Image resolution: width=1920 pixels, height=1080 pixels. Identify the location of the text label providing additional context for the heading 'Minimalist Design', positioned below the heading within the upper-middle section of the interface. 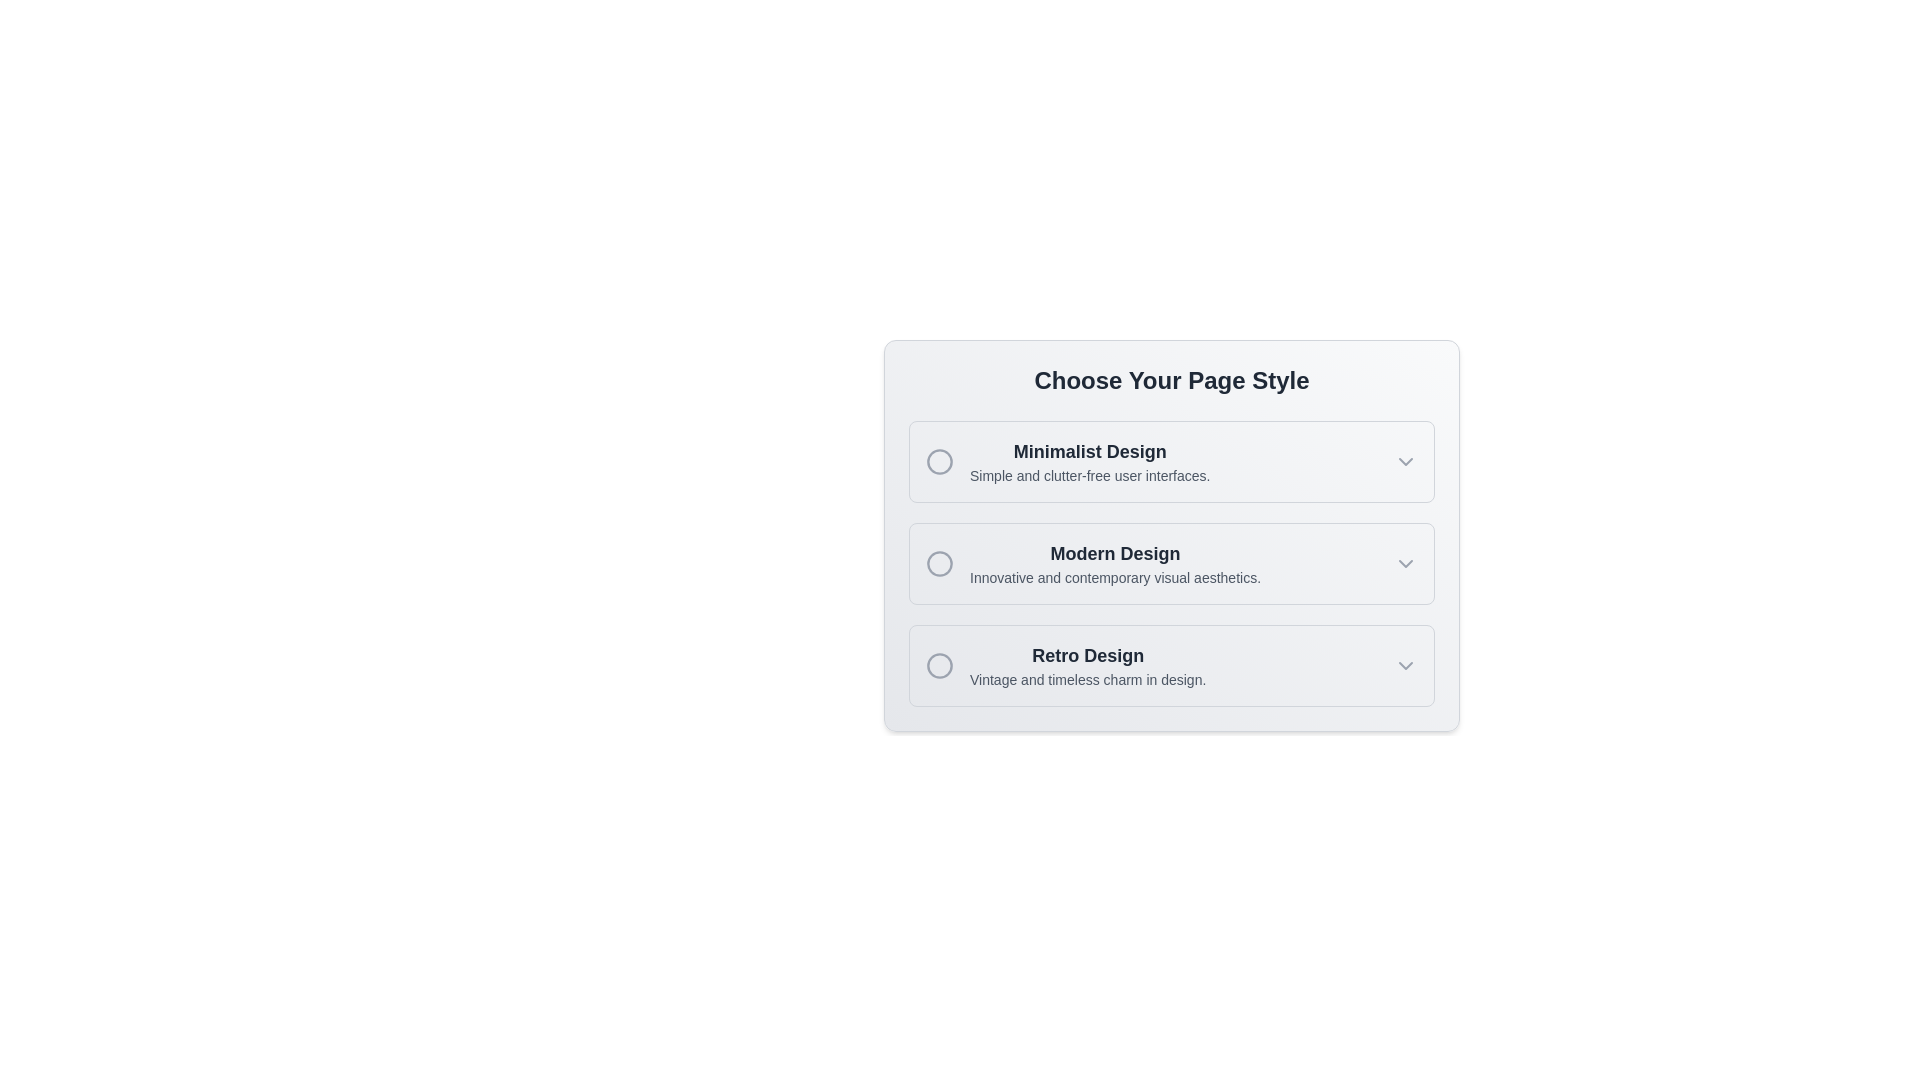
(1089, 475).